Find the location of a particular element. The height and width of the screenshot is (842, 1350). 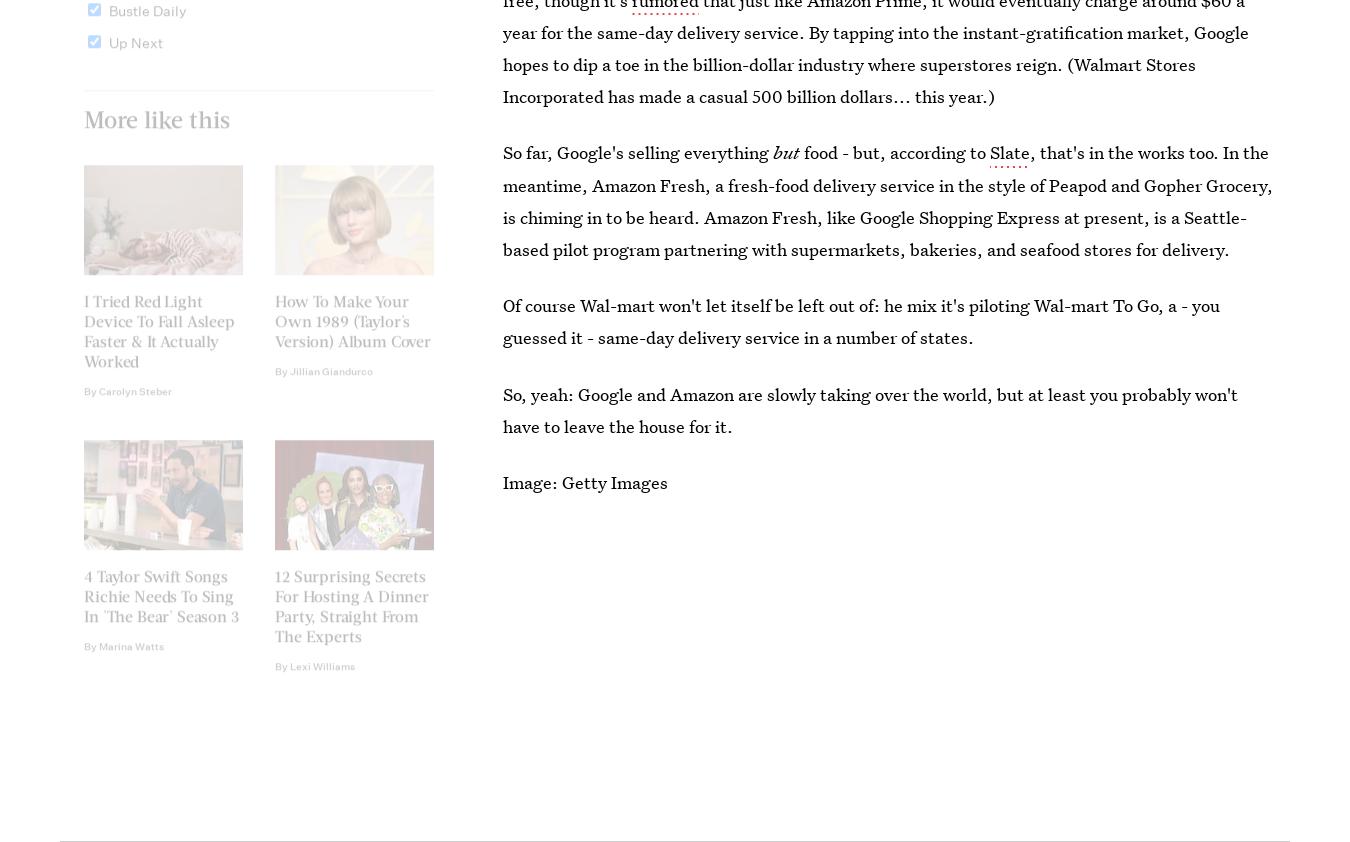

'Image: Getty Images' is located at coordinates (585, 481).